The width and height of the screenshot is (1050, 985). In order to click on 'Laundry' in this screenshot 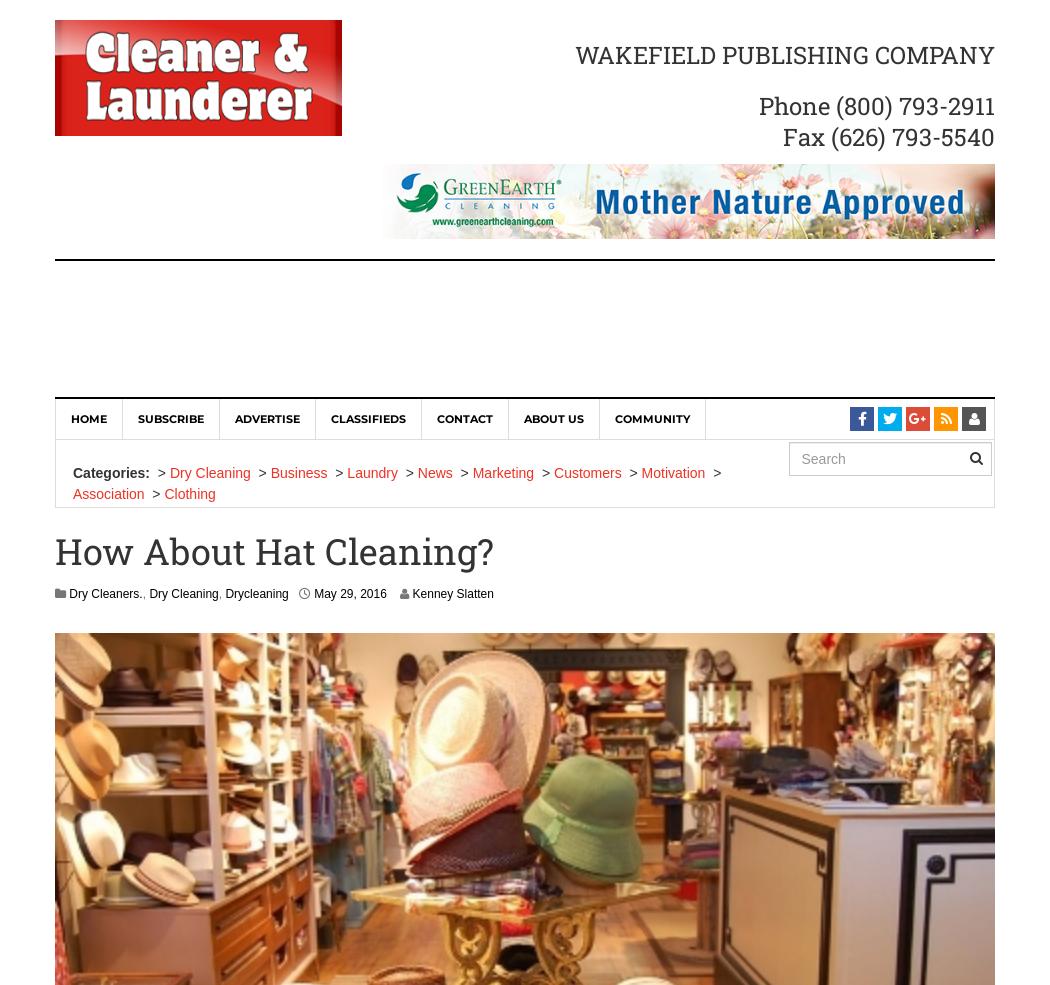, I will do `click(371, 471)`.